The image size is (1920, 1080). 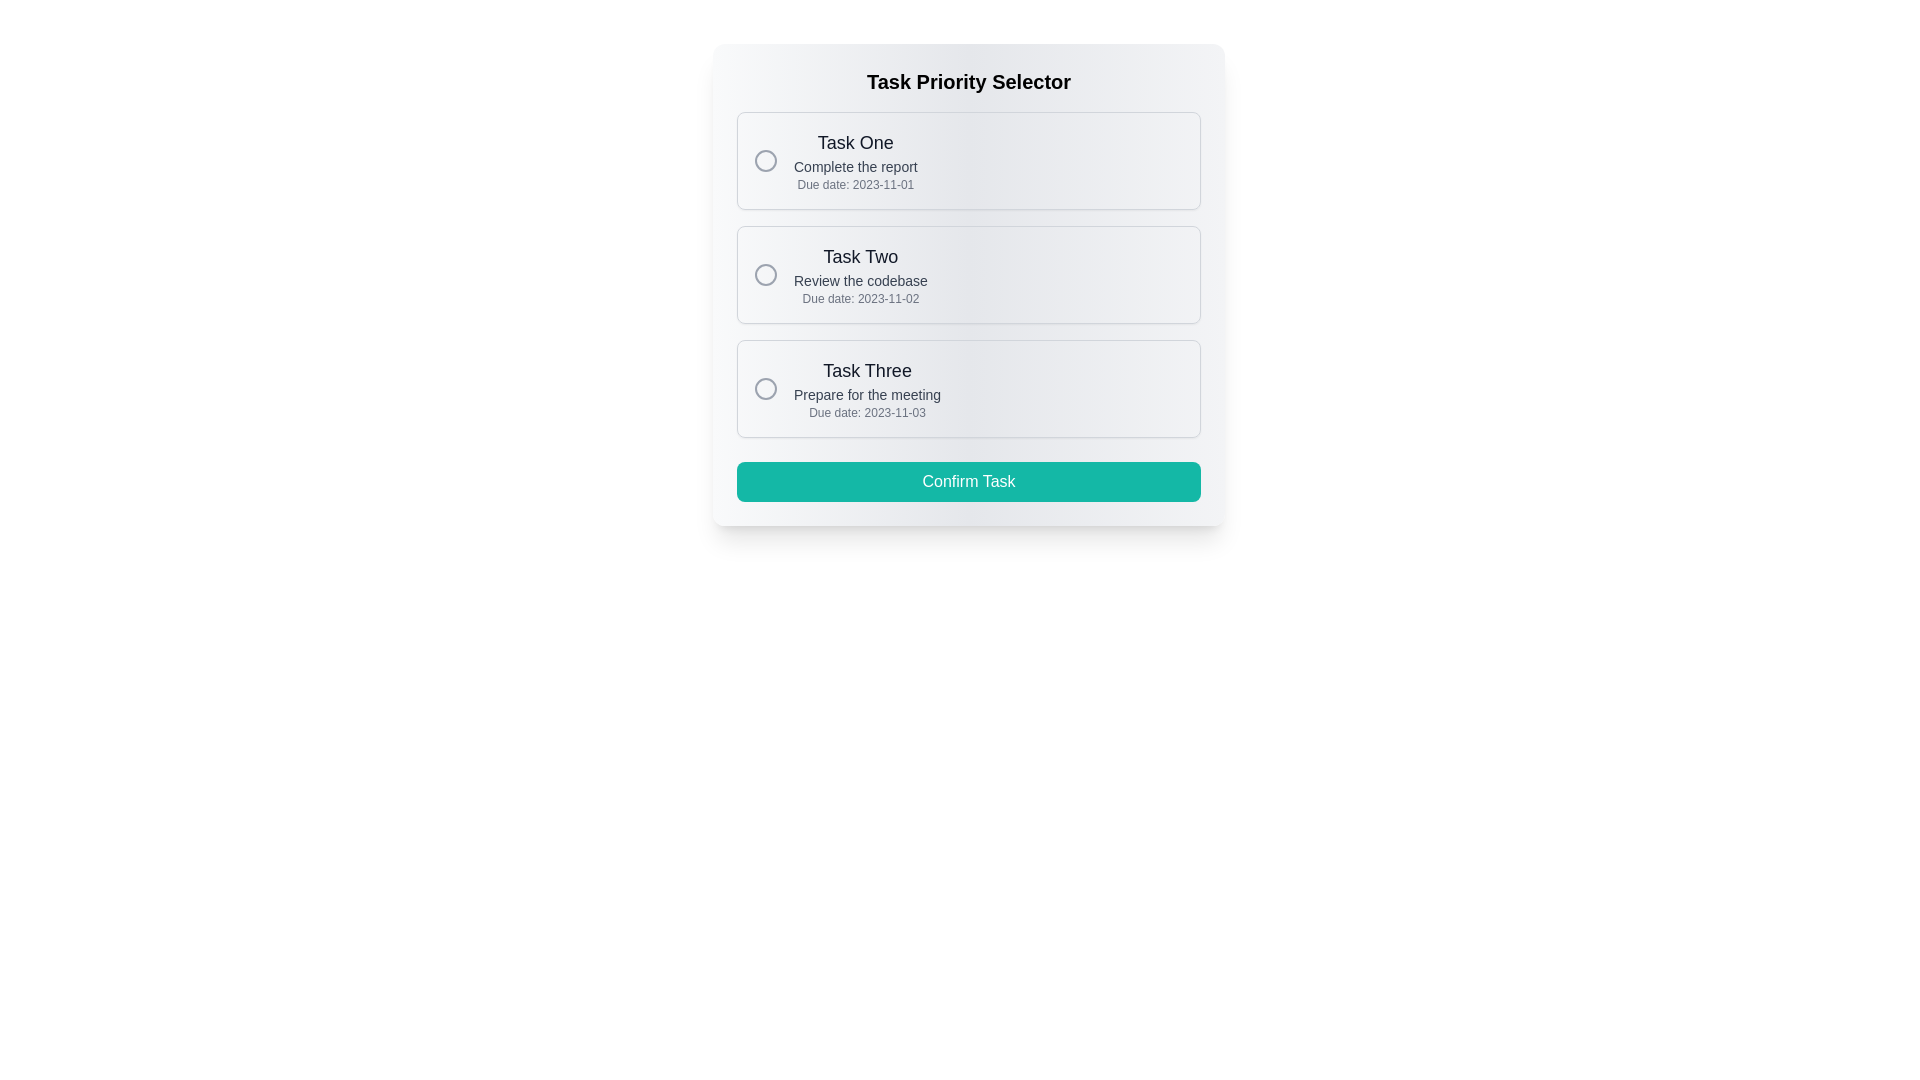 I want to click on the text label displaying the title or name of the task, which is positioned in the second task card, above the description and due date, so click(x=860, y=256).